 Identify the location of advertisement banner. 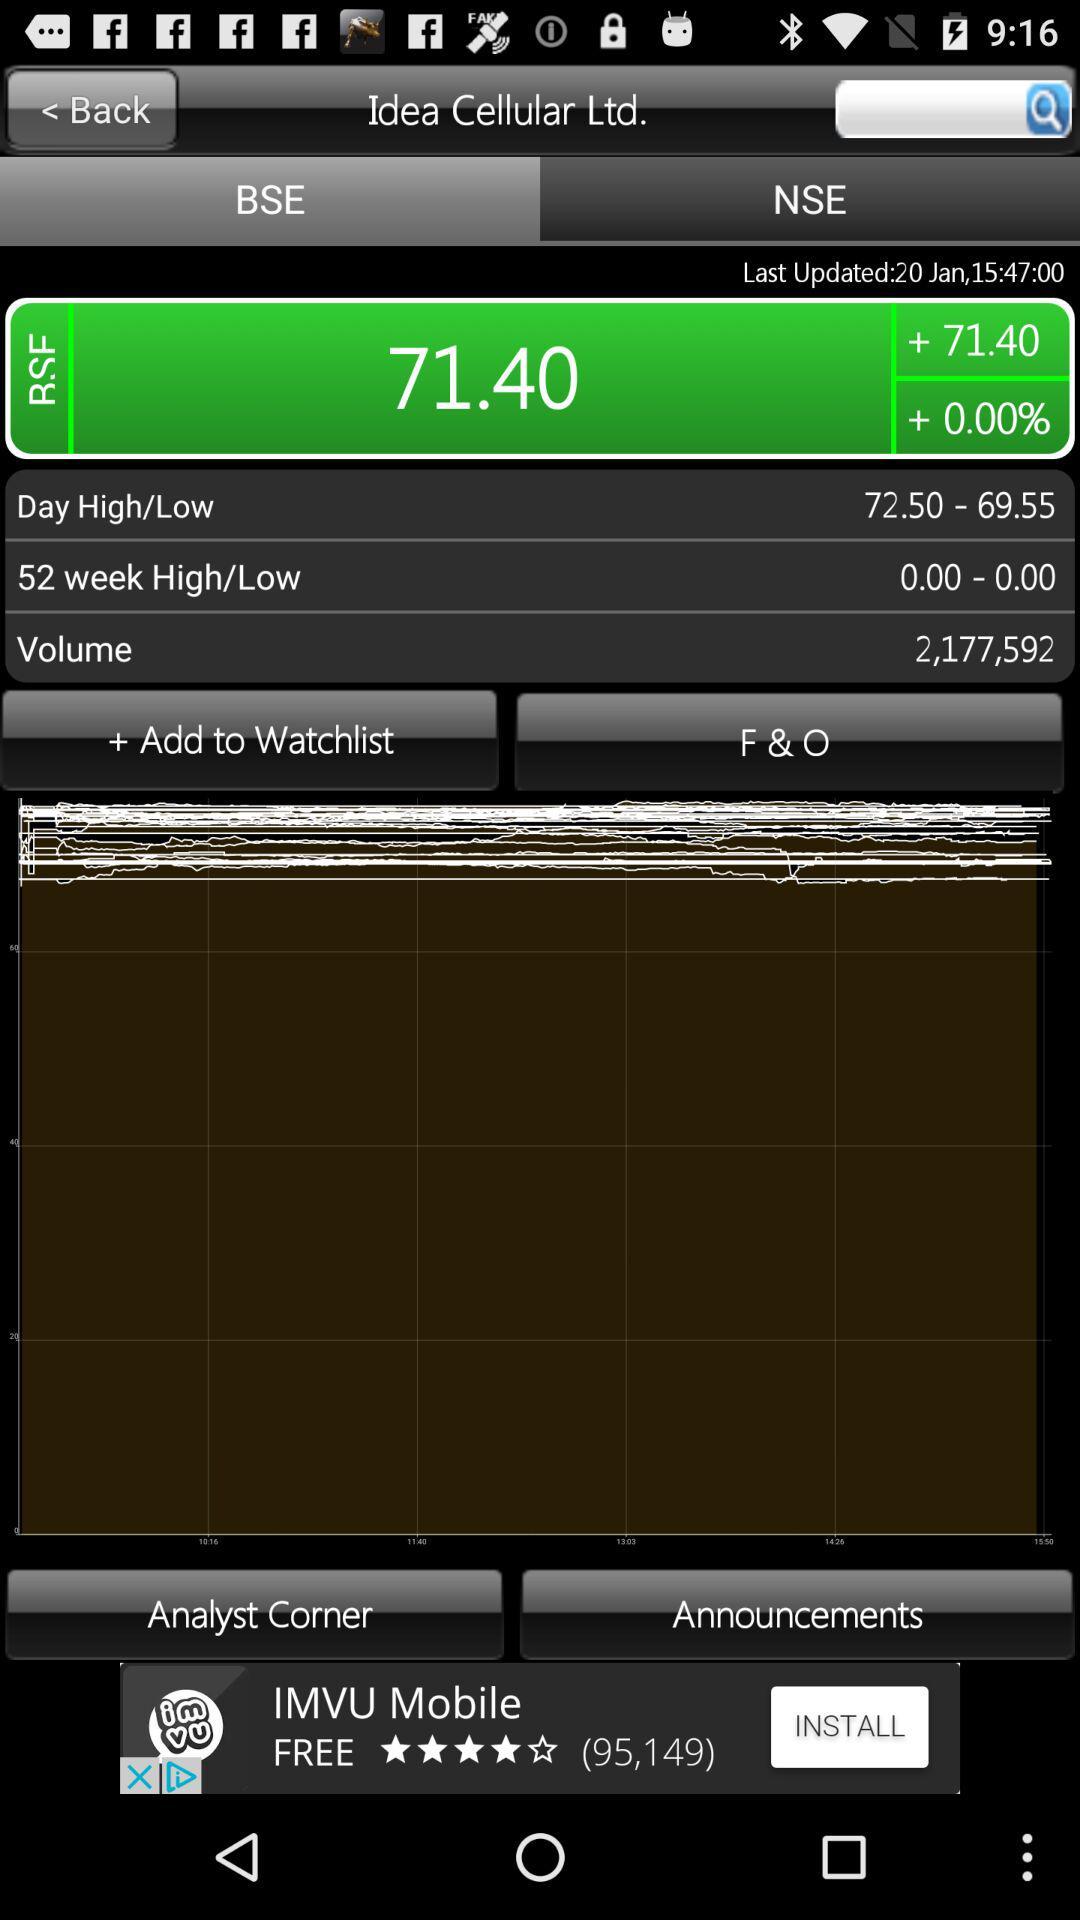
(540, 1727).